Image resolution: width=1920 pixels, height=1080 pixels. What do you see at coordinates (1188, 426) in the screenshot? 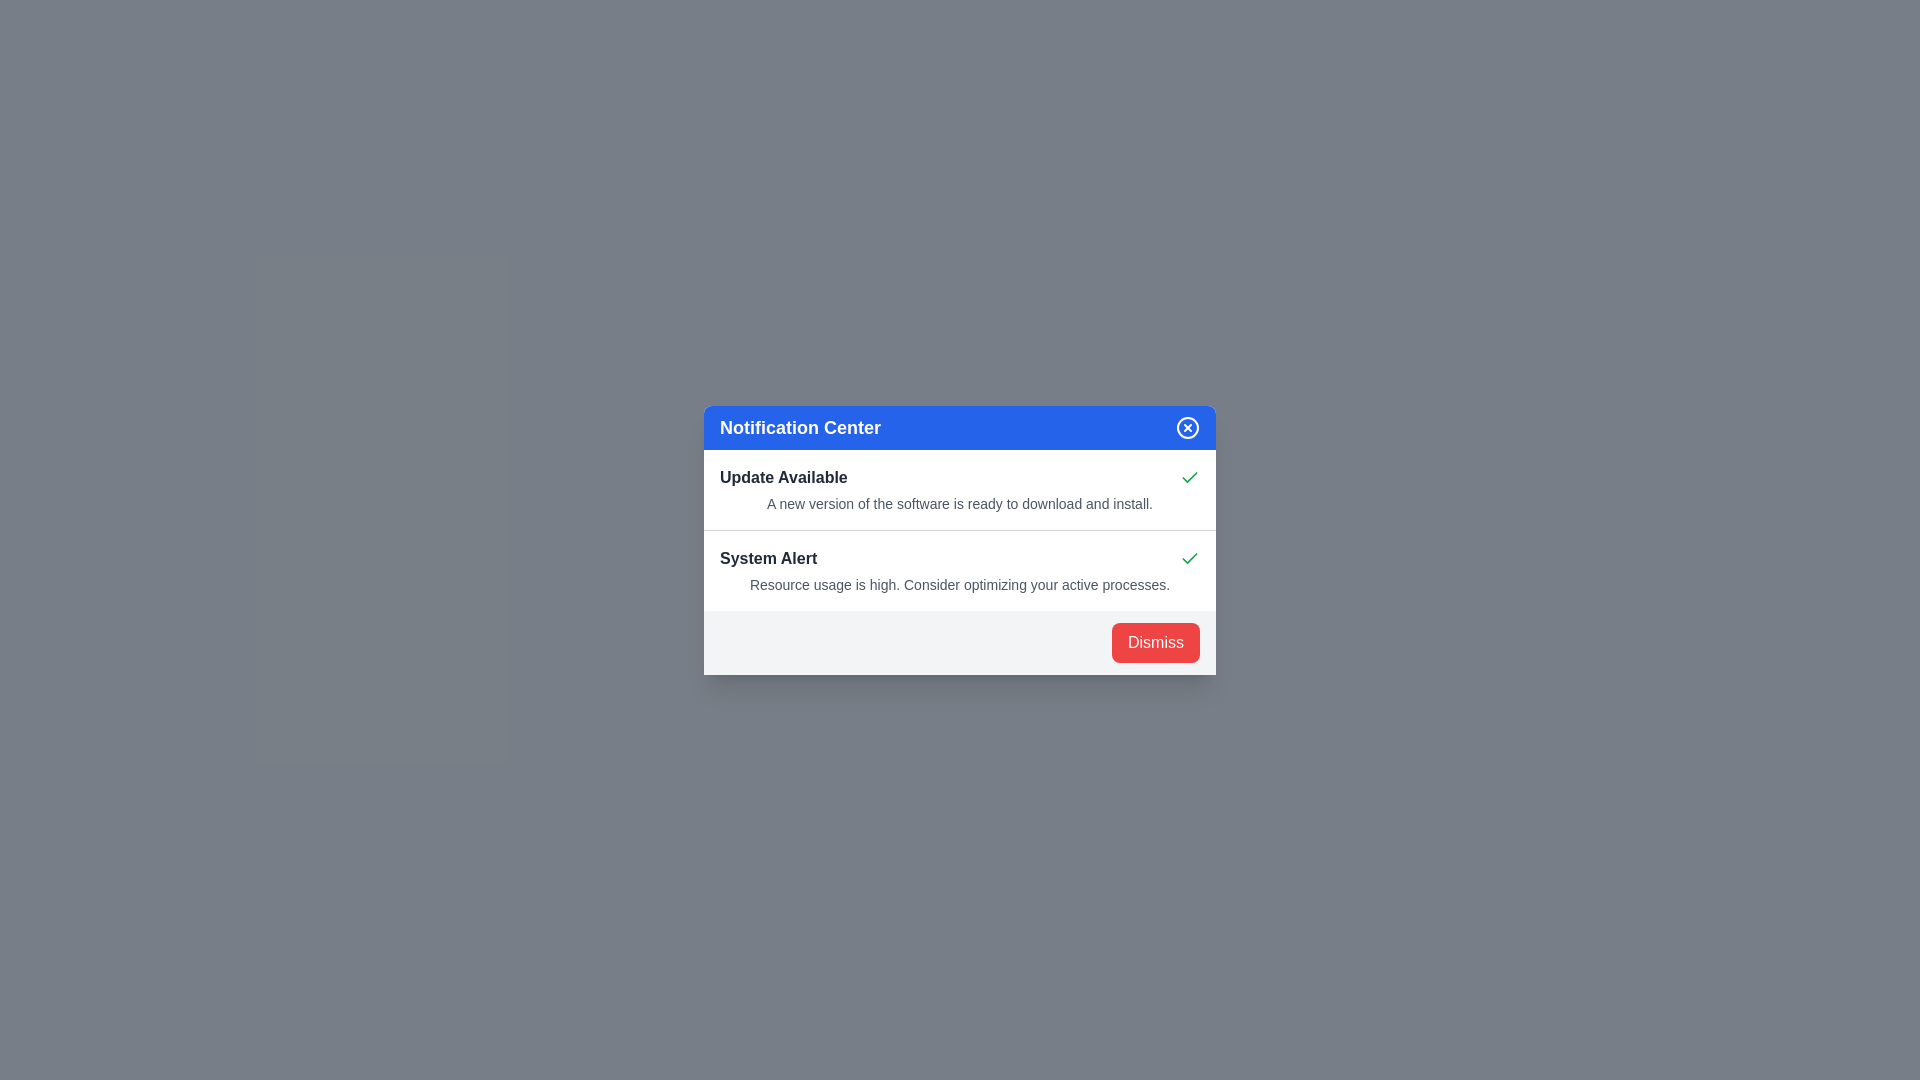
I see `close button in the header of the dialog to close it` at bounding box center [1188, 426].